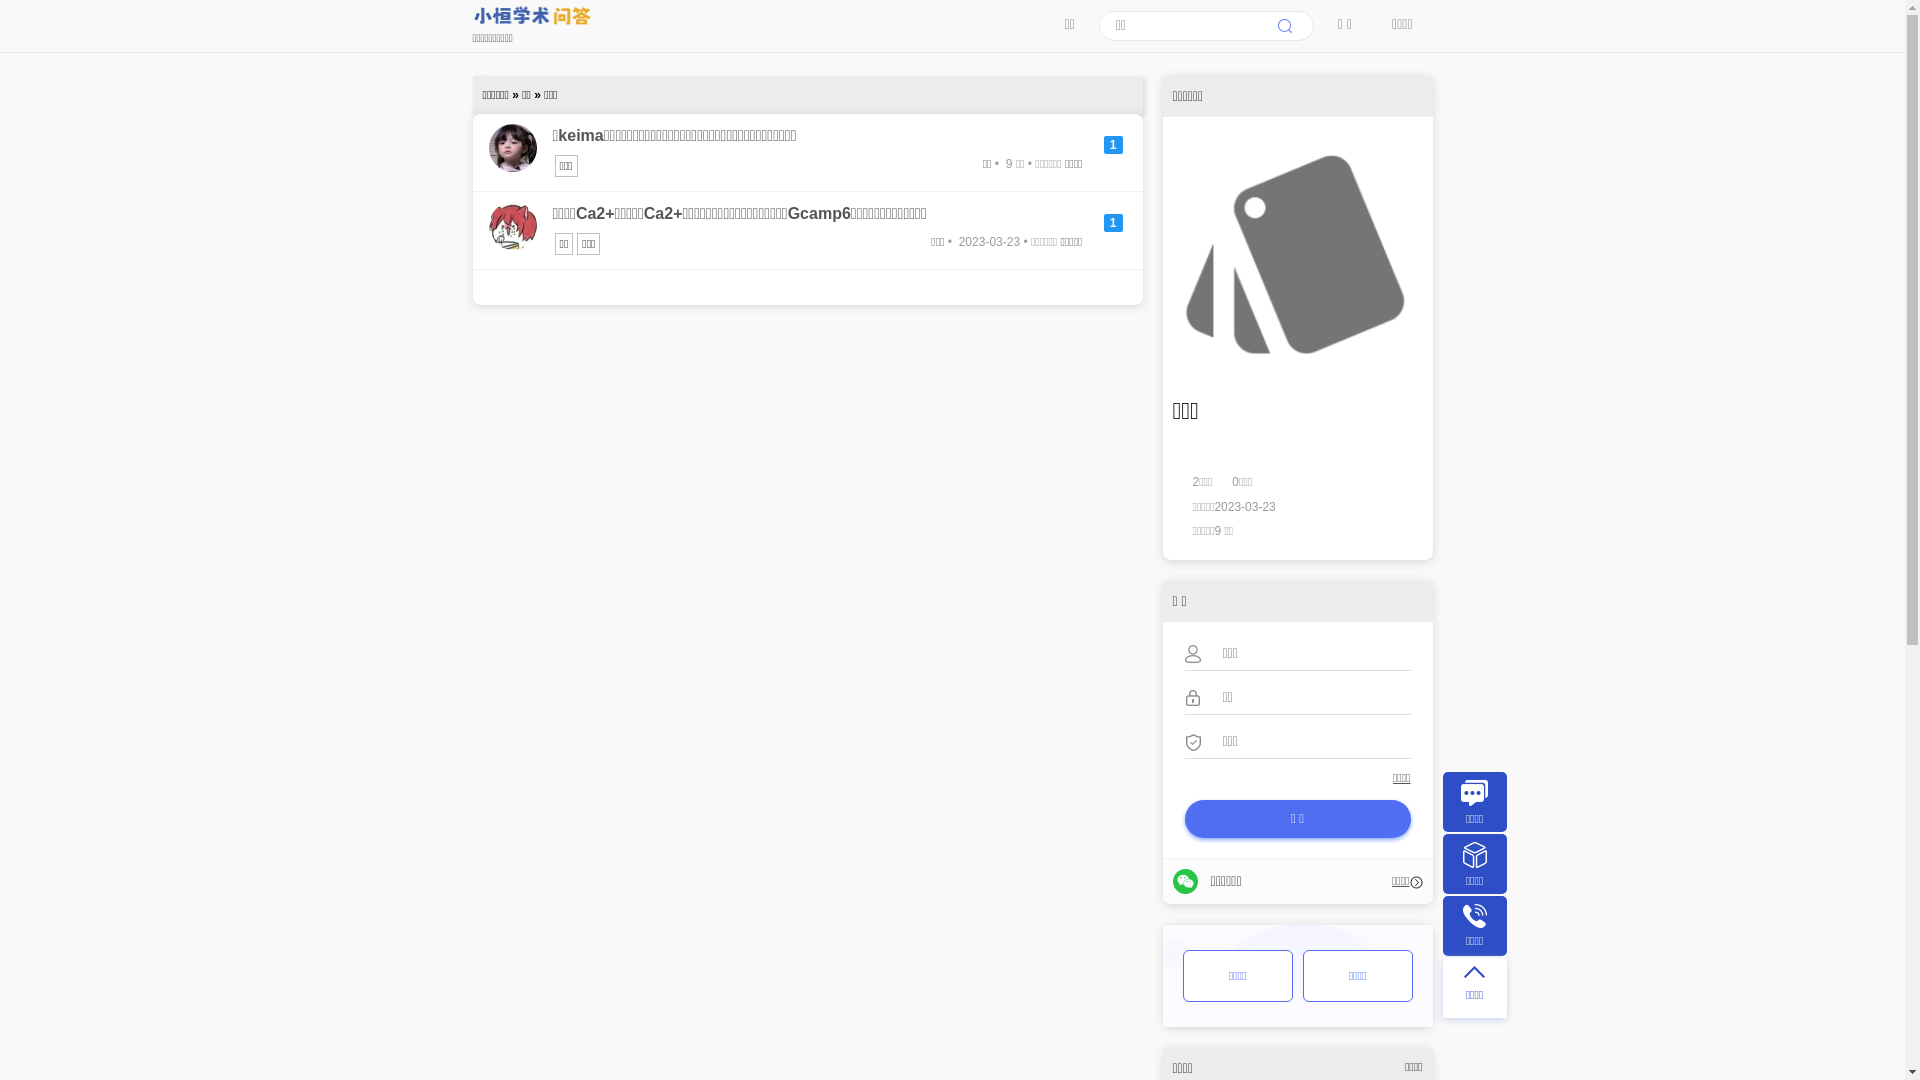 This screenshot has width=1920, height=1080. I want to click on '1', so click(1112, 223).